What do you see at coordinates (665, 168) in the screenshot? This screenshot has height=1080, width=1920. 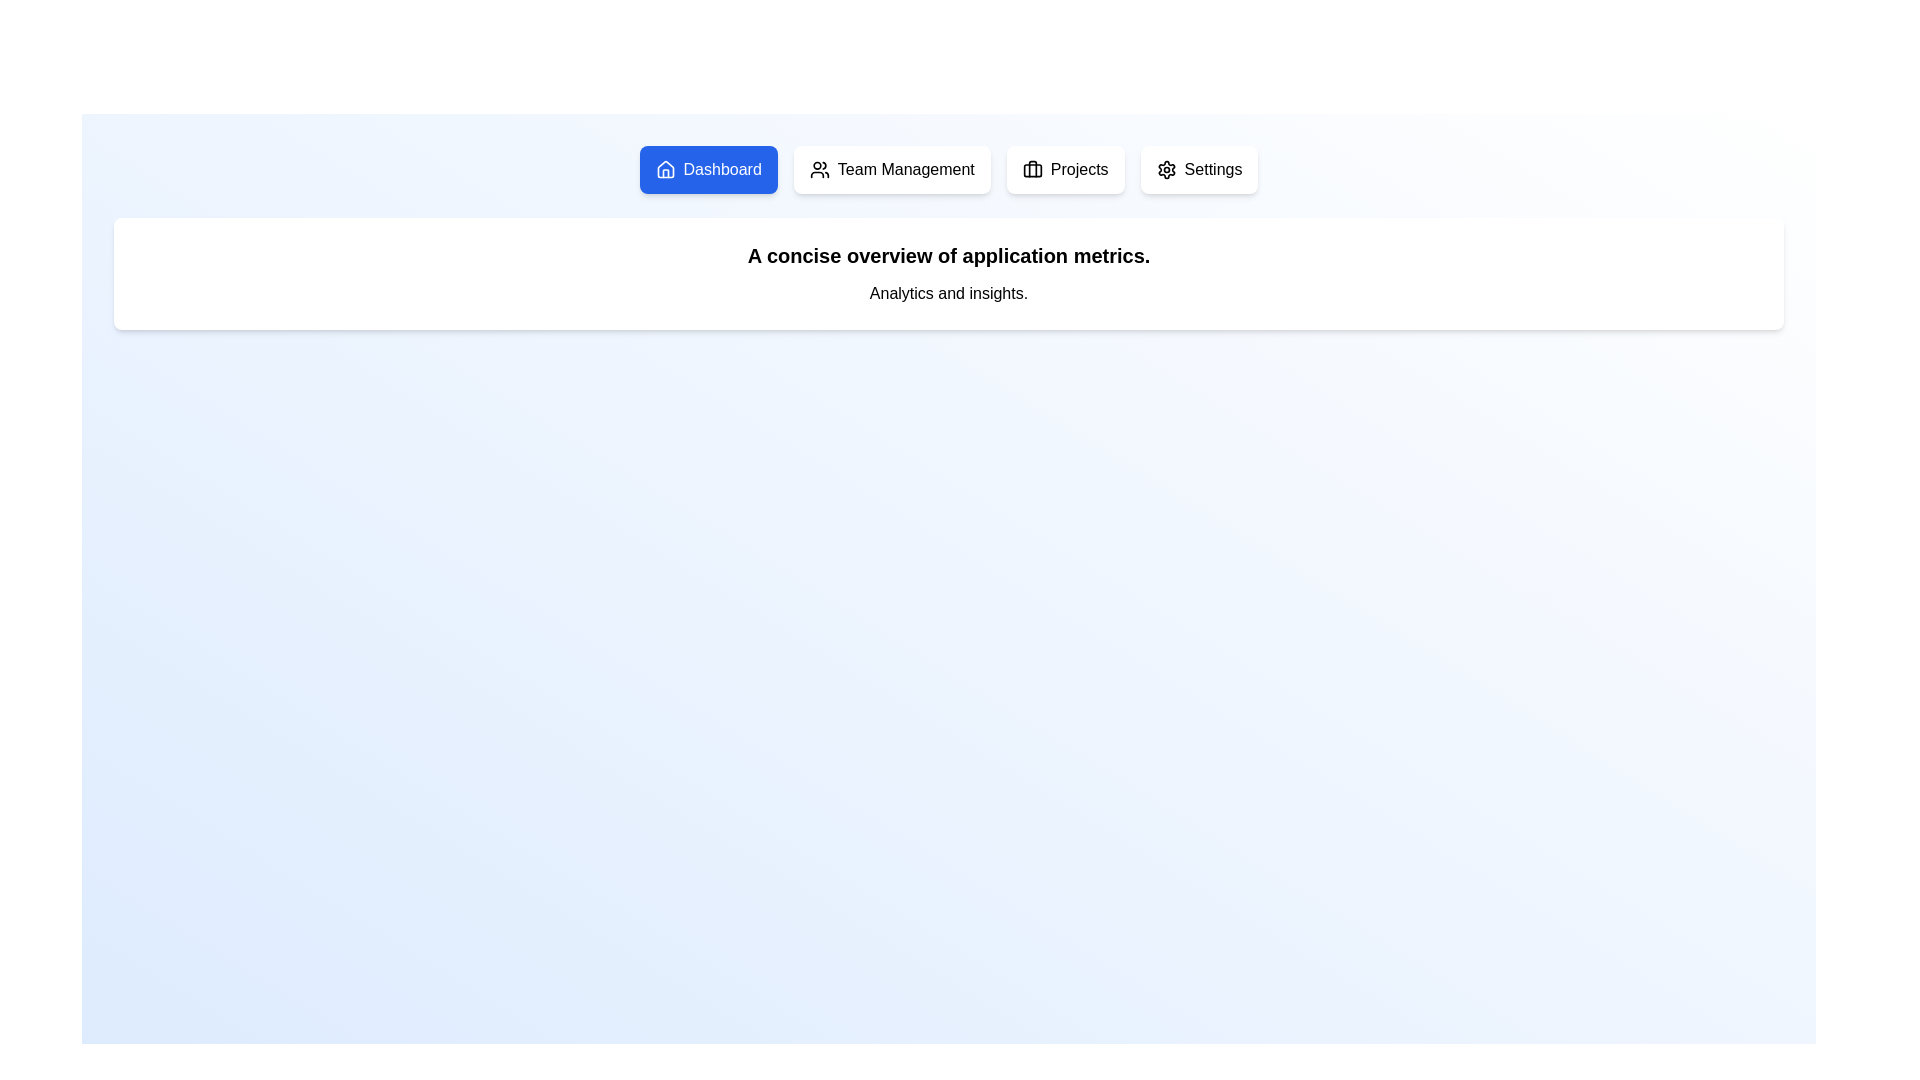 I see `the hollow house-shaped icon located within the blue 'Dashboard' button at the upper left corner of the navigation bar` at bounding box center [665, 168].